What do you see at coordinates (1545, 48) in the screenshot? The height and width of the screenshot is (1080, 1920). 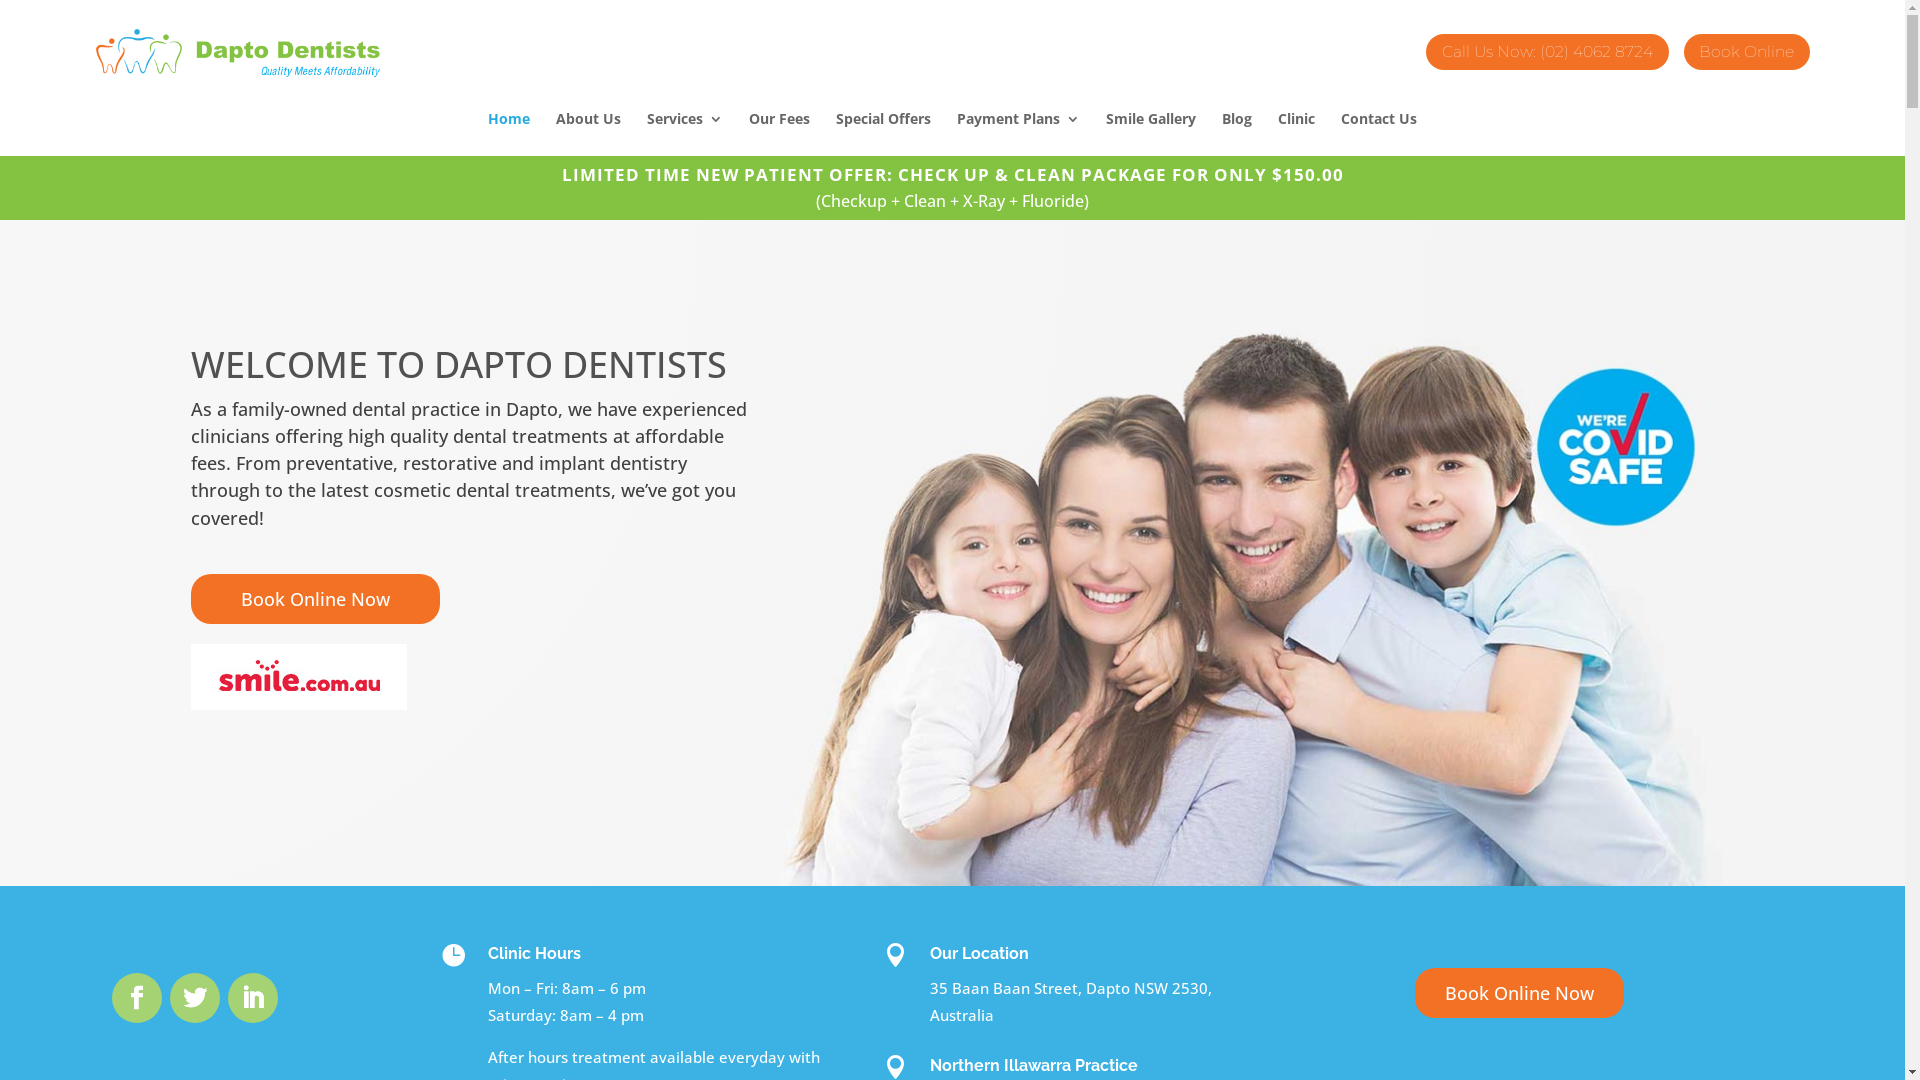 I see `'Call Us Now: (02) 4062 8724'` at bounding box center [1545, 48].